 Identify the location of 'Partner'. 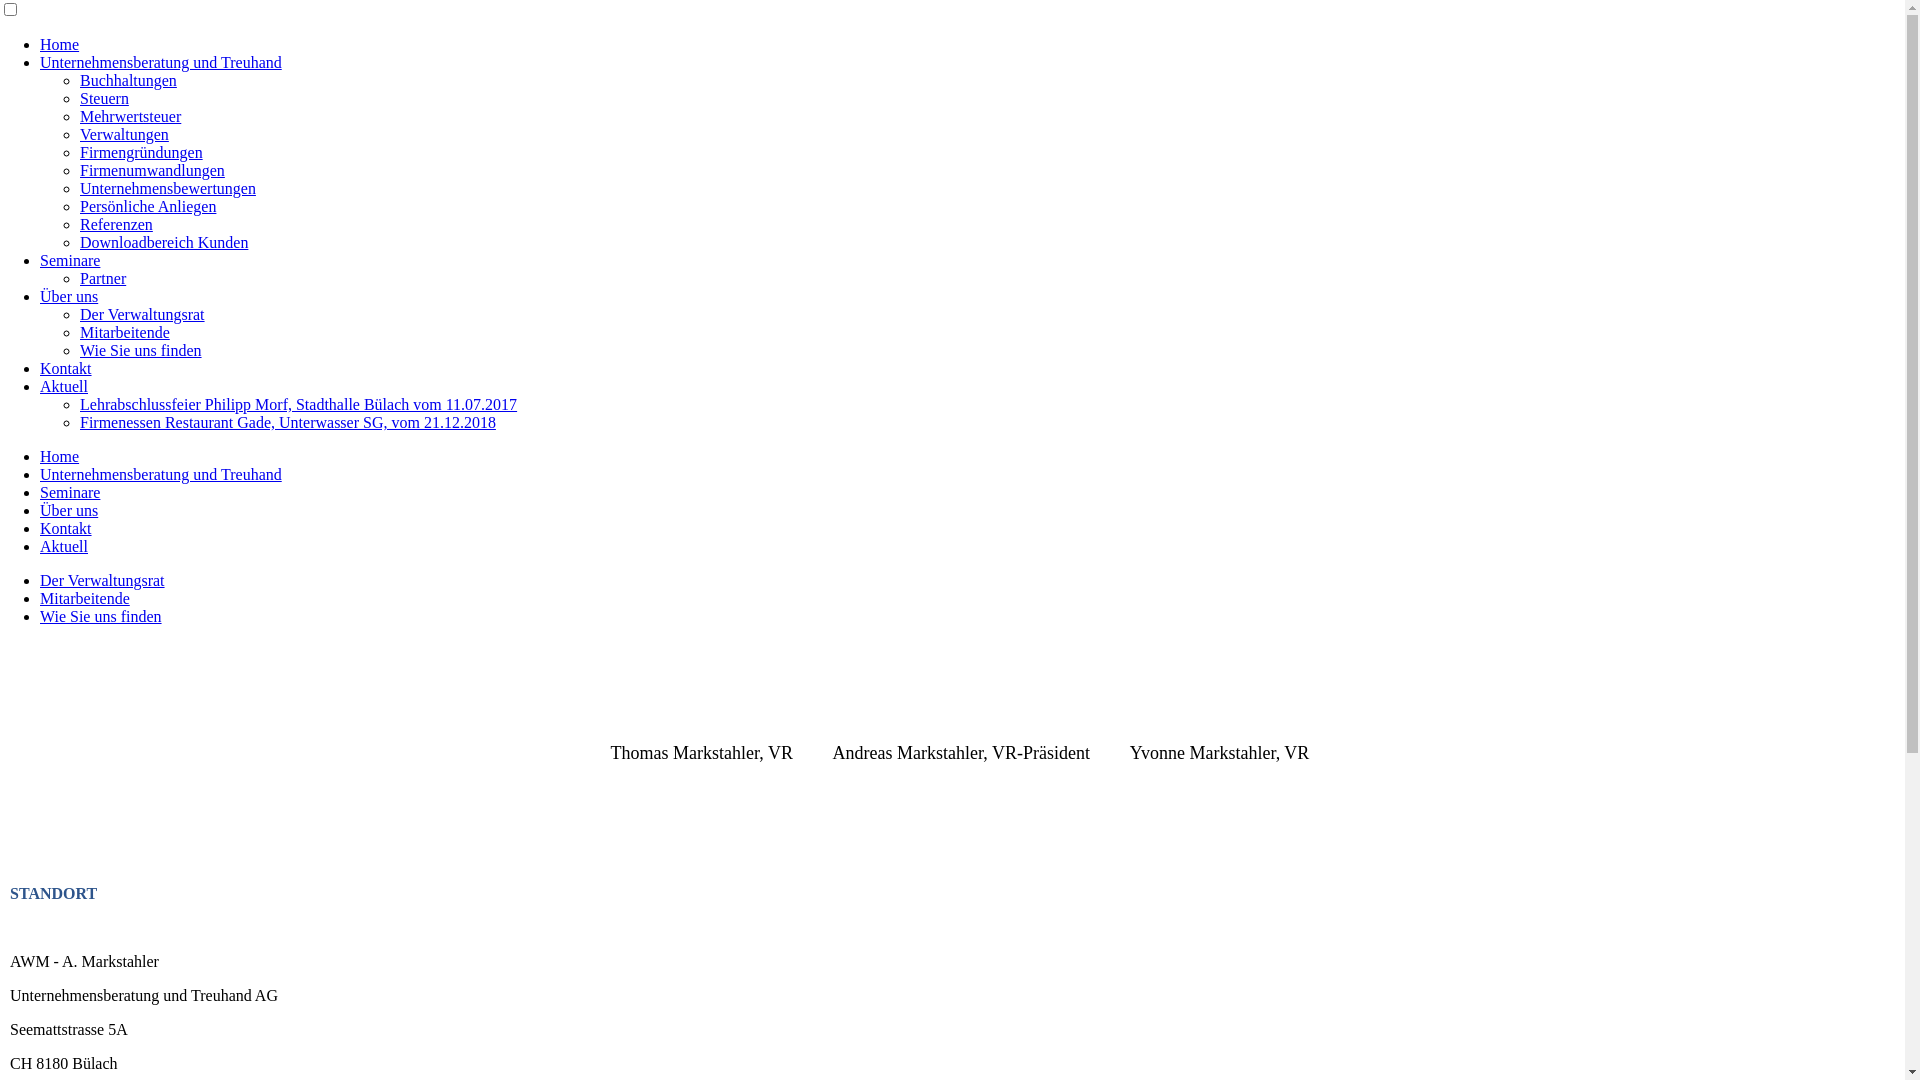
(80, 278).